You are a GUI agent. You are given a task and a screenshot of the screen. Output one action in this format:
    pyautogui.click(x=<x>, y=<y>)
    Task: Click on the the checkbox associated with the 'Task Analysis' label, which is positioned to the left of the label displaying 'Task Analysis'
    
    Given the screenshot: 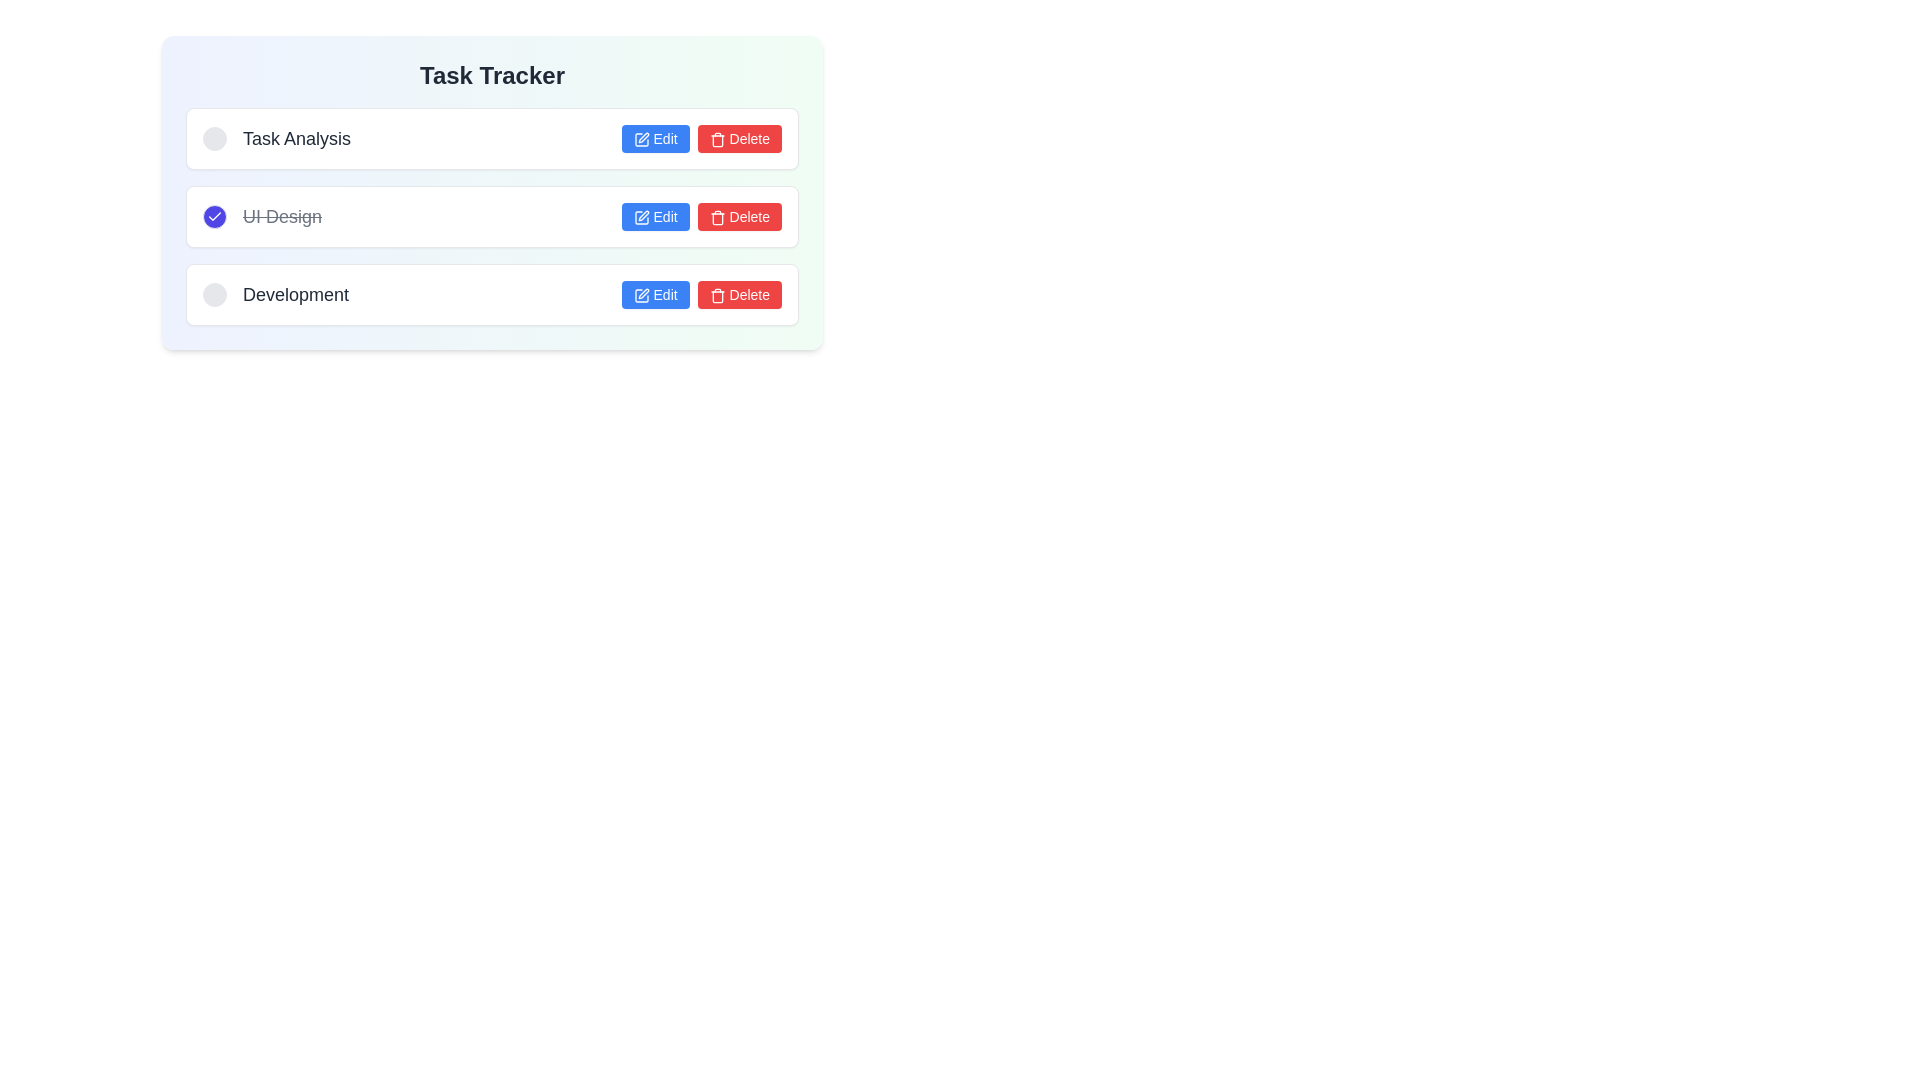 What is the action you would take?
    pyautogui.click(x=276, y=137)
    